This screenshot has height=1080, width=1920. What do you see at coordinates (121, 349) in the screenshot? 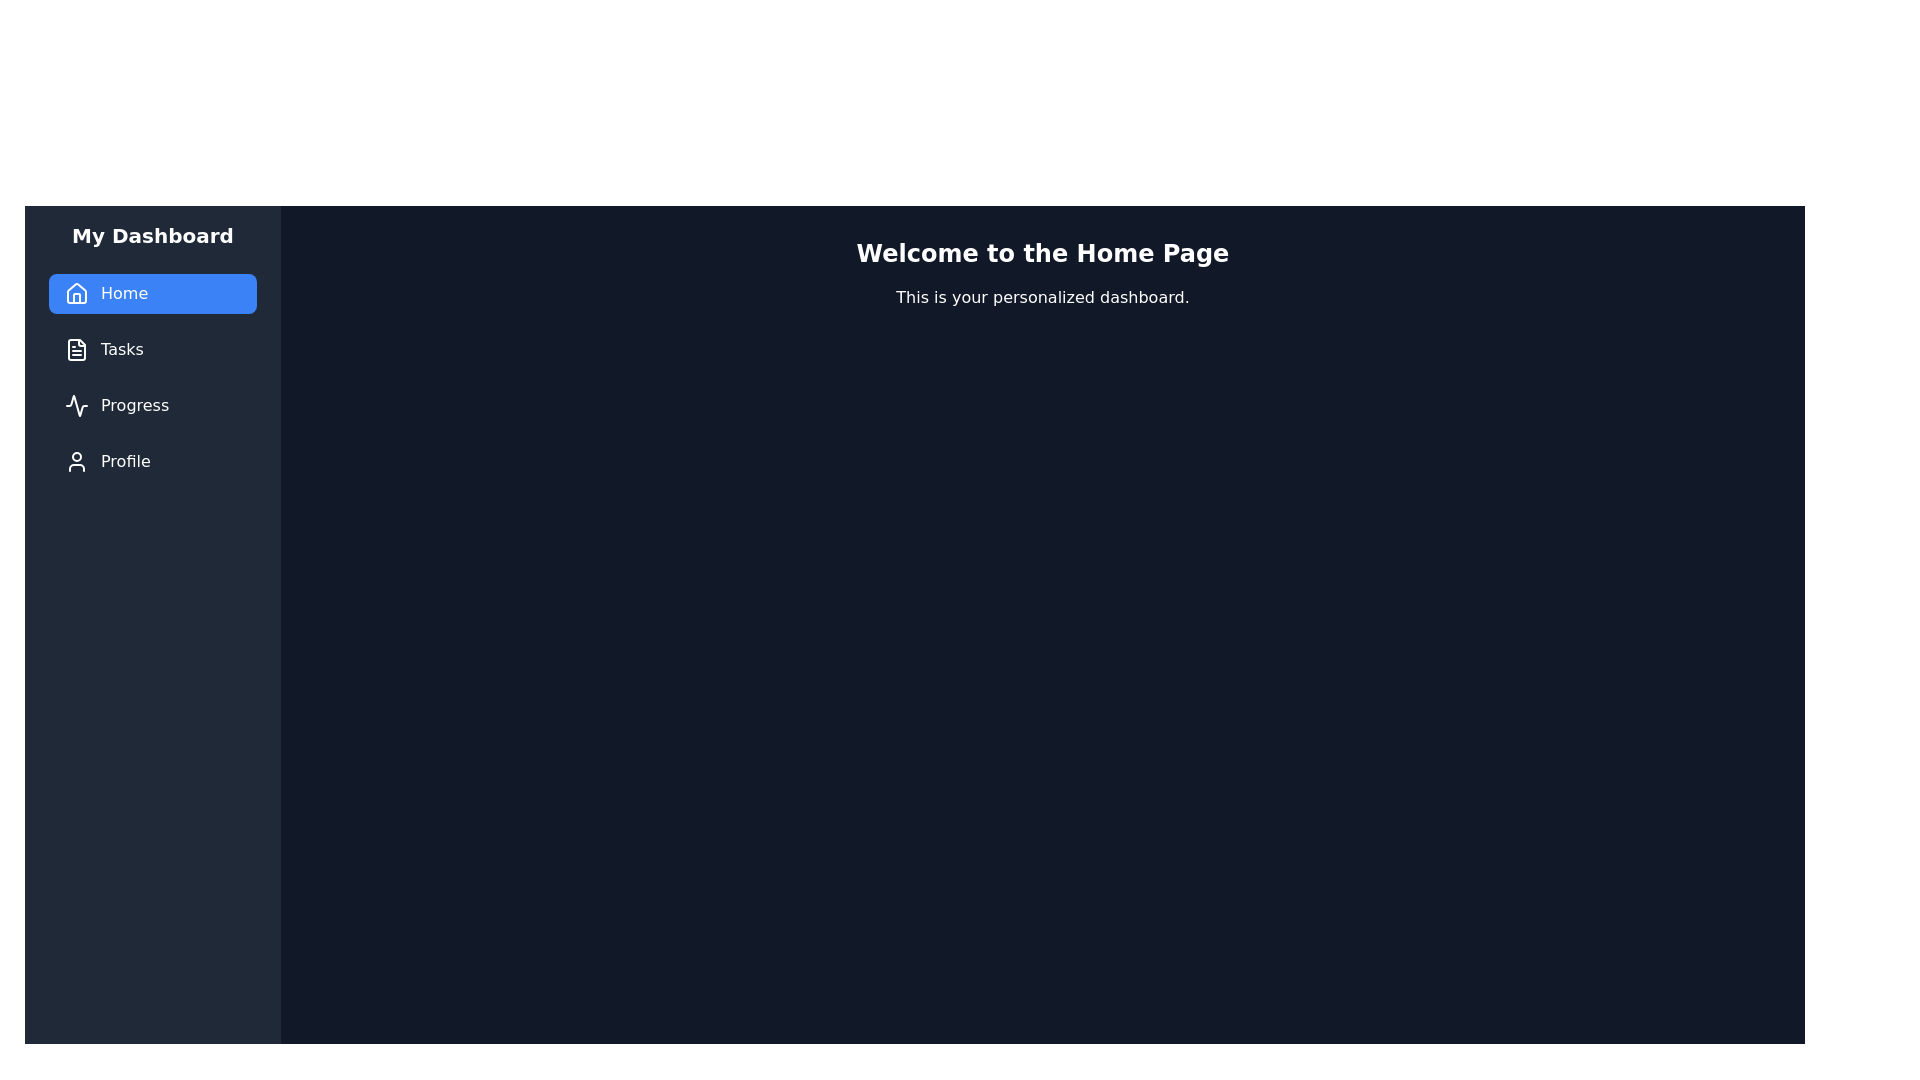
I see `the 'Tasks' text label in the vertical navigation menu, which is styled with a white font color against a dark background and is the second text label below 'Home'` at bounding box center [121, 349].